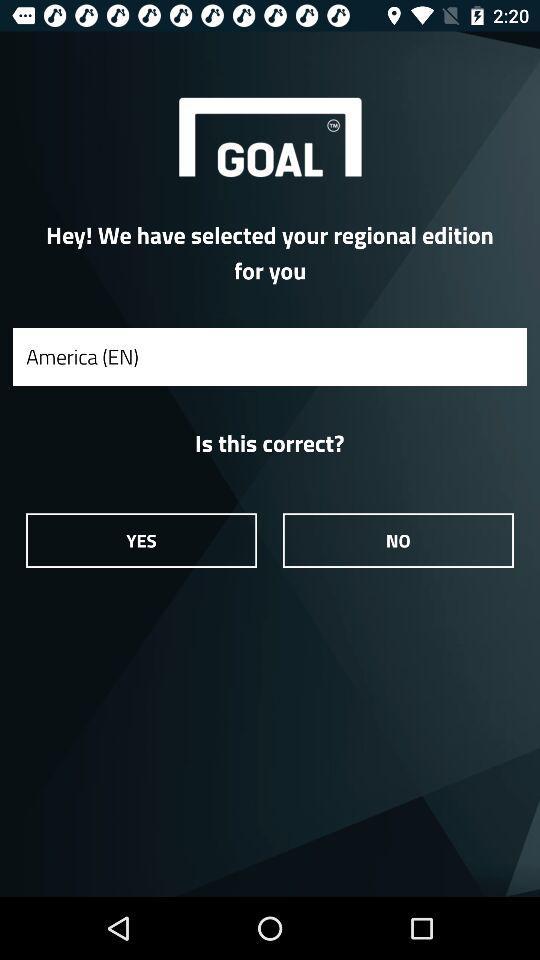 The width and height of the screenshot is (540, 960). I want to click on america (en) icon, so click(270, 356).